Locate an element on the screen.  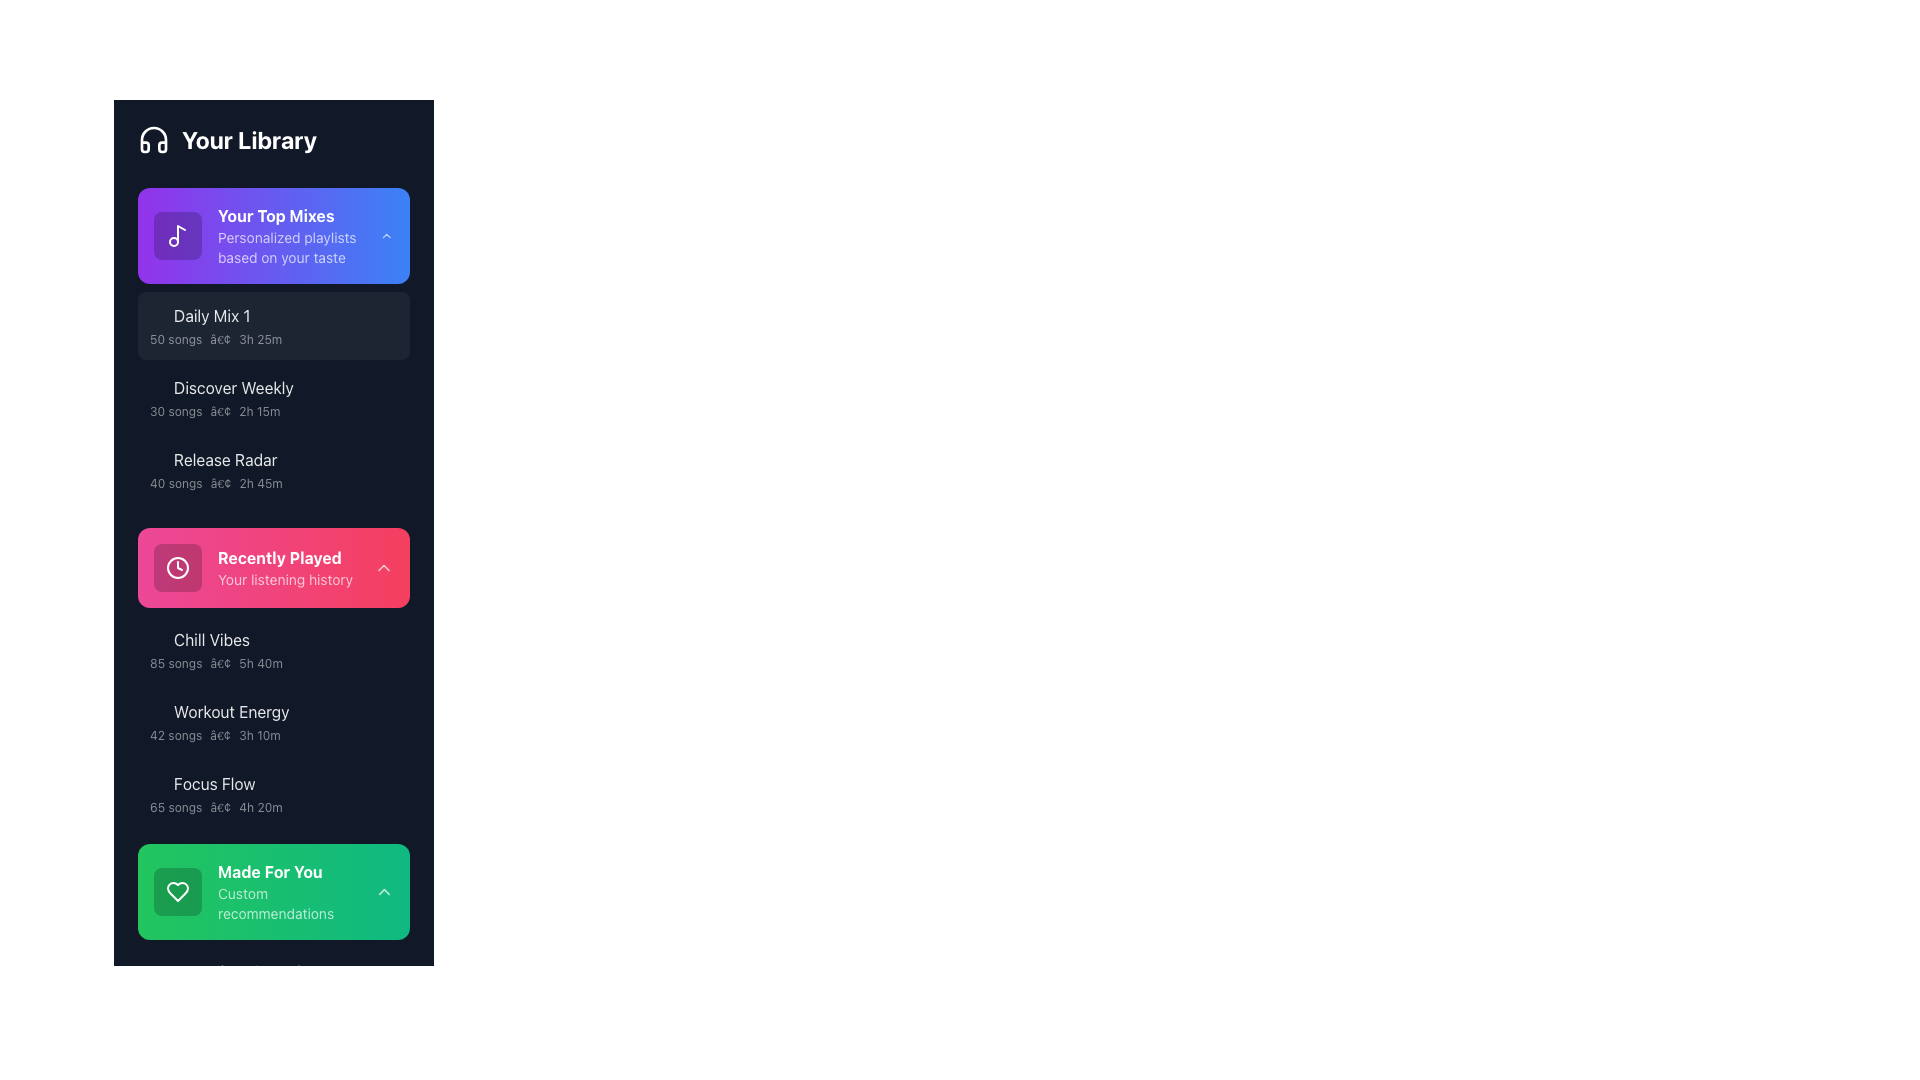
the text label providing additional context about the 'Made For You' section, located below the 'Made For You' text inside the green-highlighted rectangular card in the left navigation panel is located at coordinates (295, 903).